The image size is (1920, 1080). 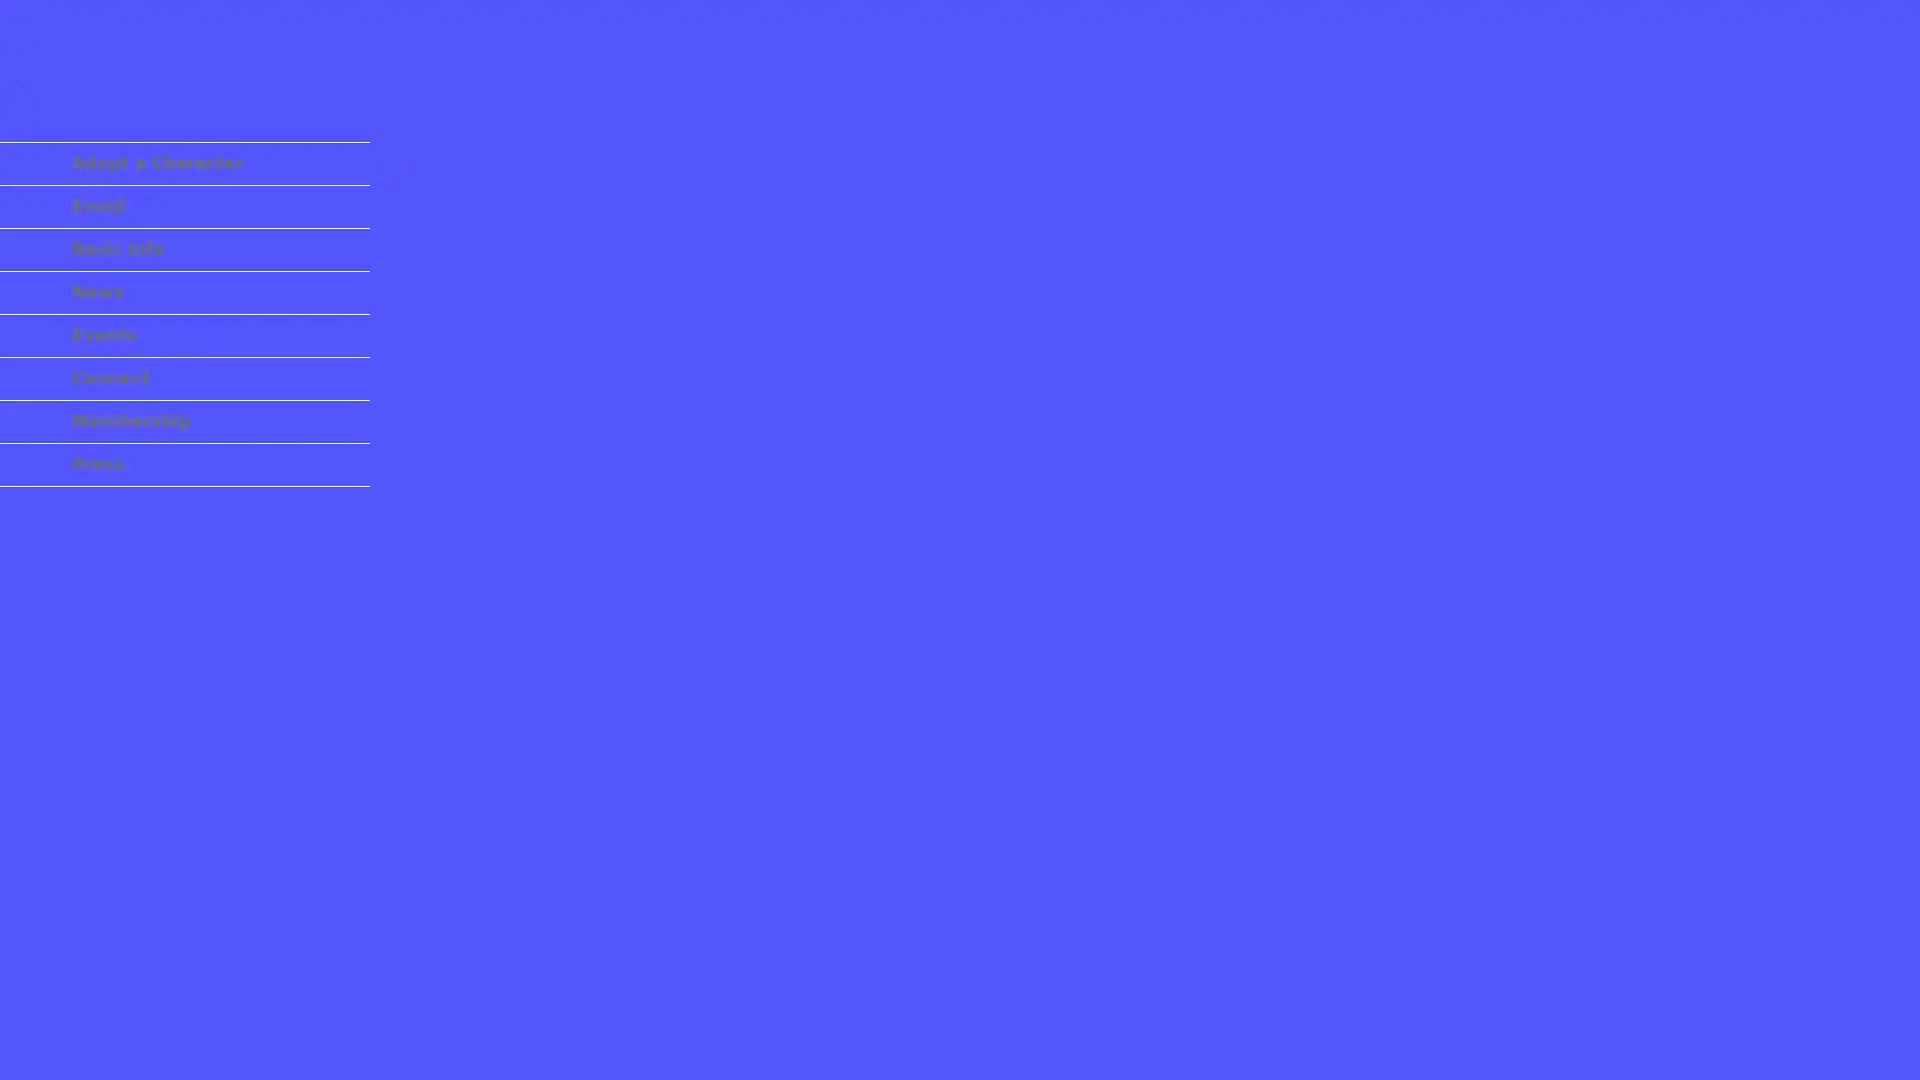 What do you see at coordinates (1691, 700) in the screenshot?
I see `U+2022` at bounding box center [1691, 700].